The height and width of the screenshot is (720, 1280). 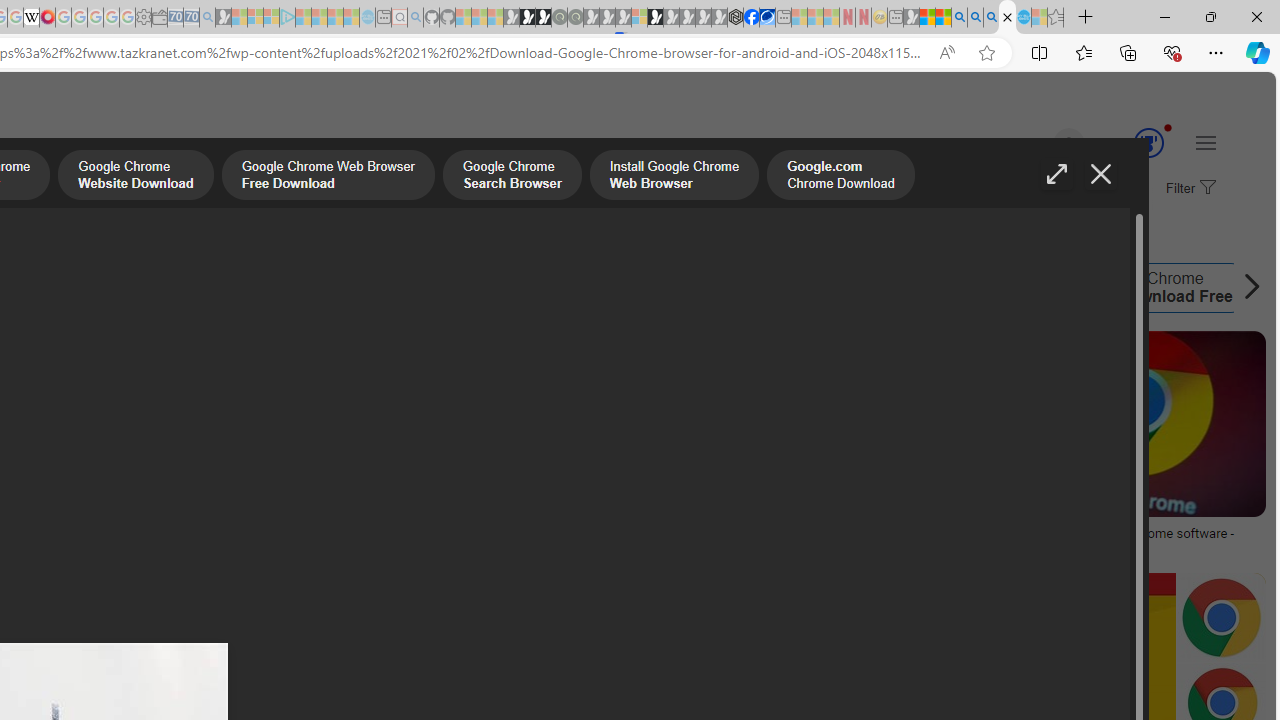 I want to click on 'Close image', so click(x=1099, y=173).